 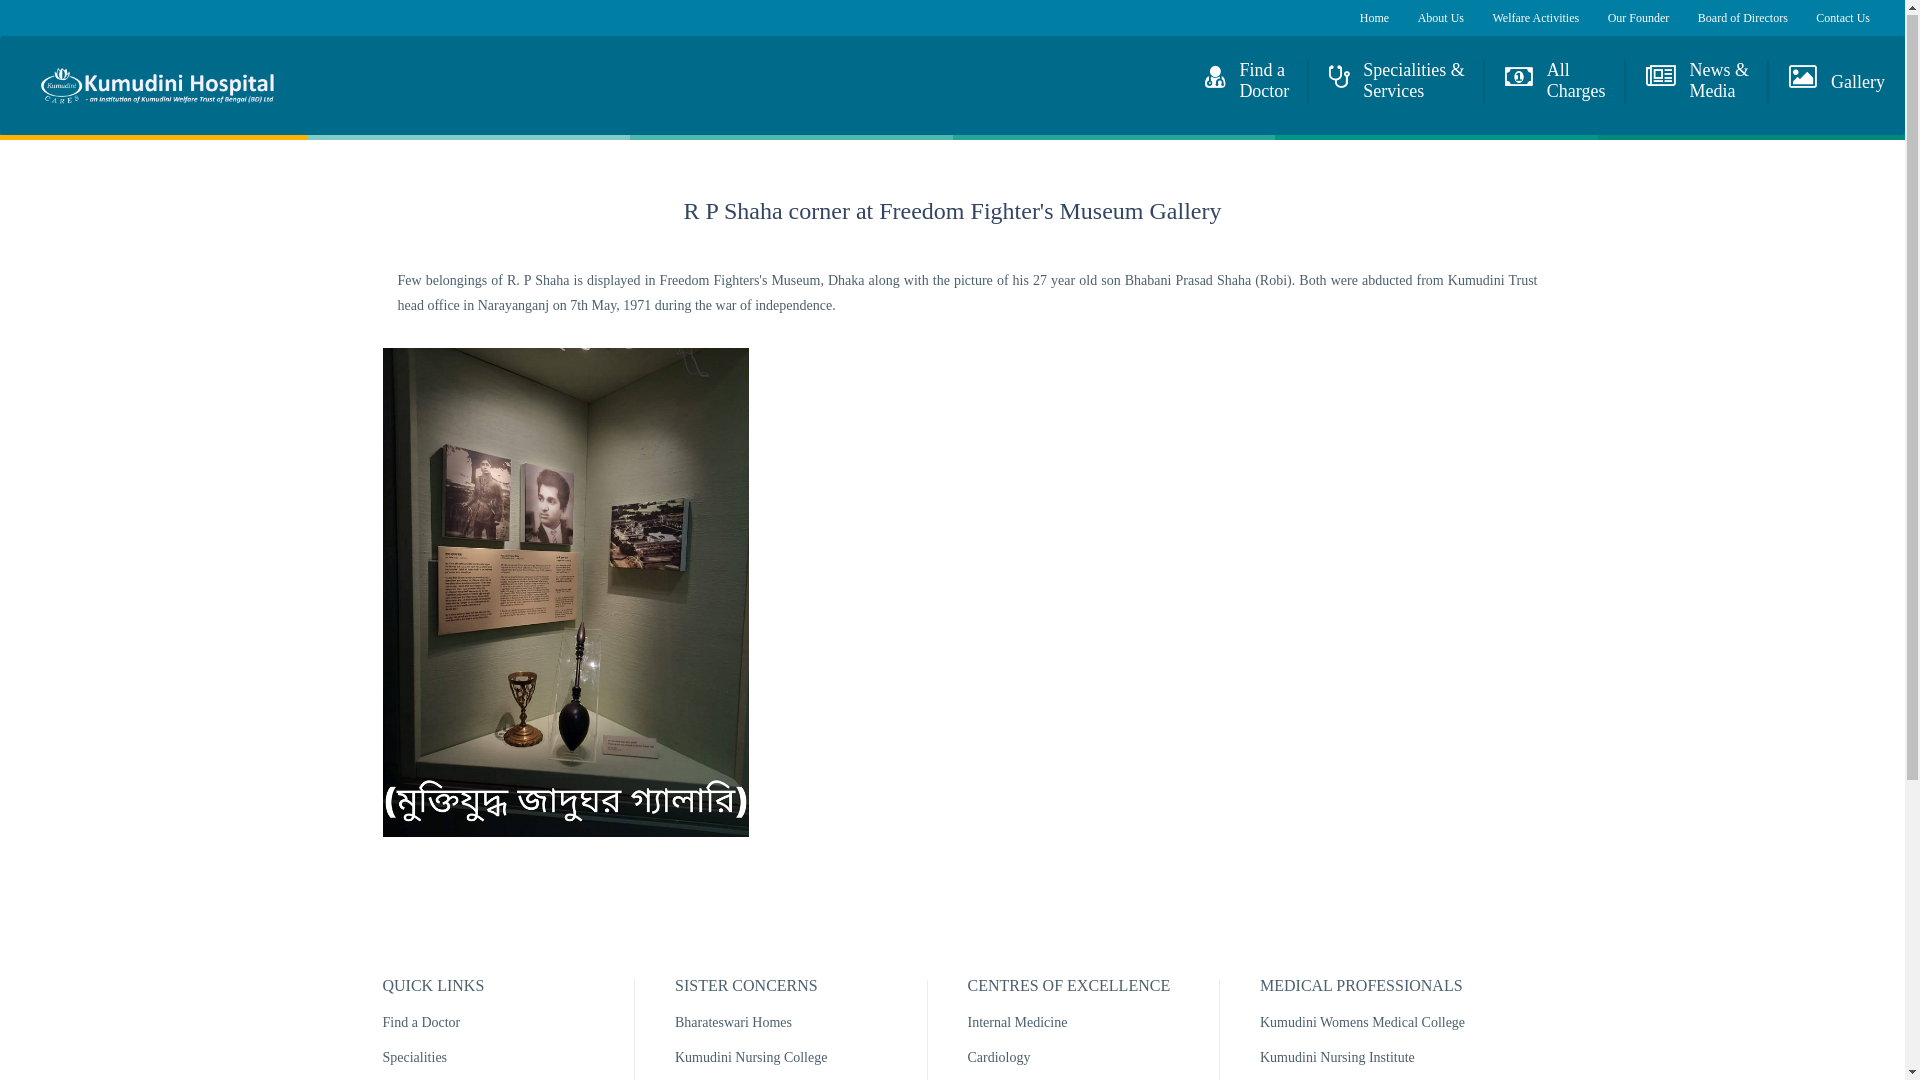 What do you see at coordinates (1741, 19) in the screenshot?
I see `'Board of Directors'` at bounding box center [1741, 19].